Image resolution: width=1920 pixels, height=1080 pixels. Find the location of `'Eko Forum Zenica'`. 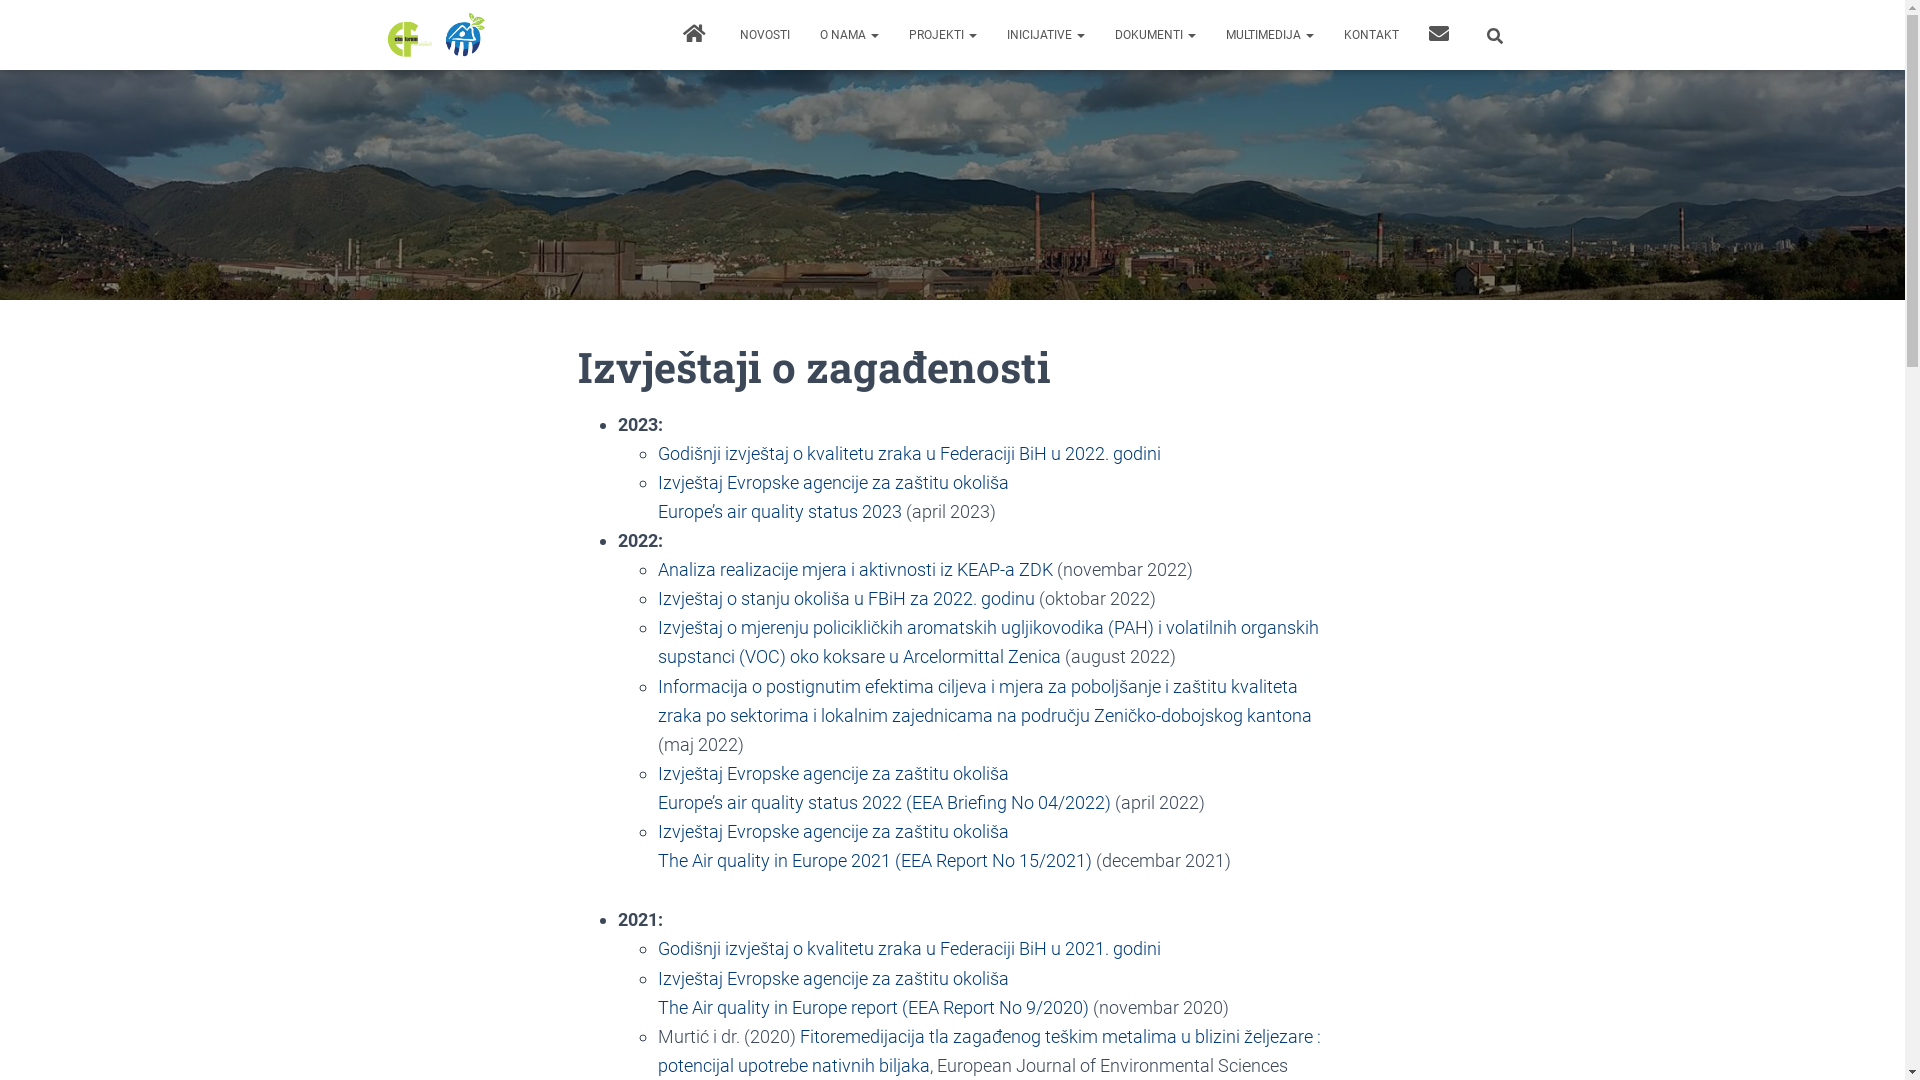

'Eko Forum Zenica' is located at coordinates (435, 34).